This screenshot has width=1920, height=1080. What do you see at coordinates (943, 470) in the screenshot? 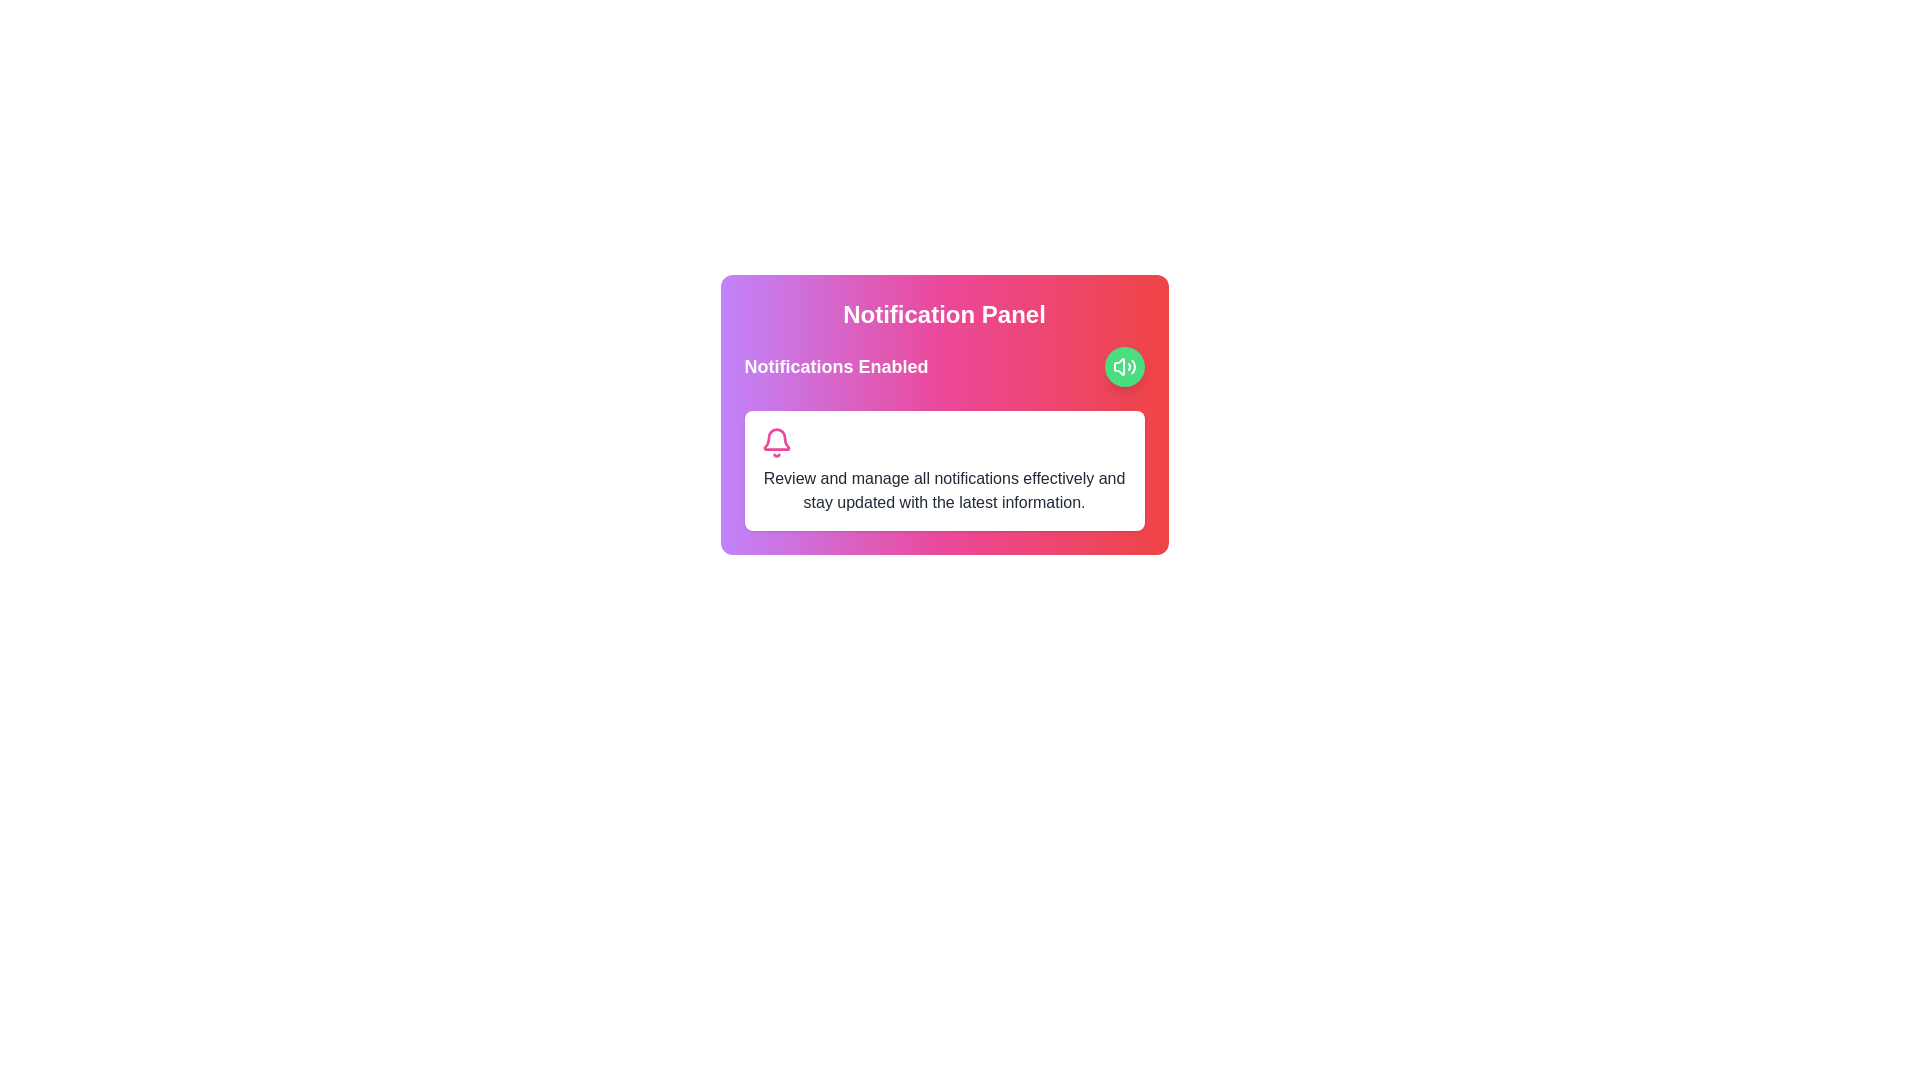
I see `the informational panel that provides guidance or a description regarding the notification feature, located below the 'Notifications Enabled' text and its associated green circular icon` at bounding box center [943, 470].